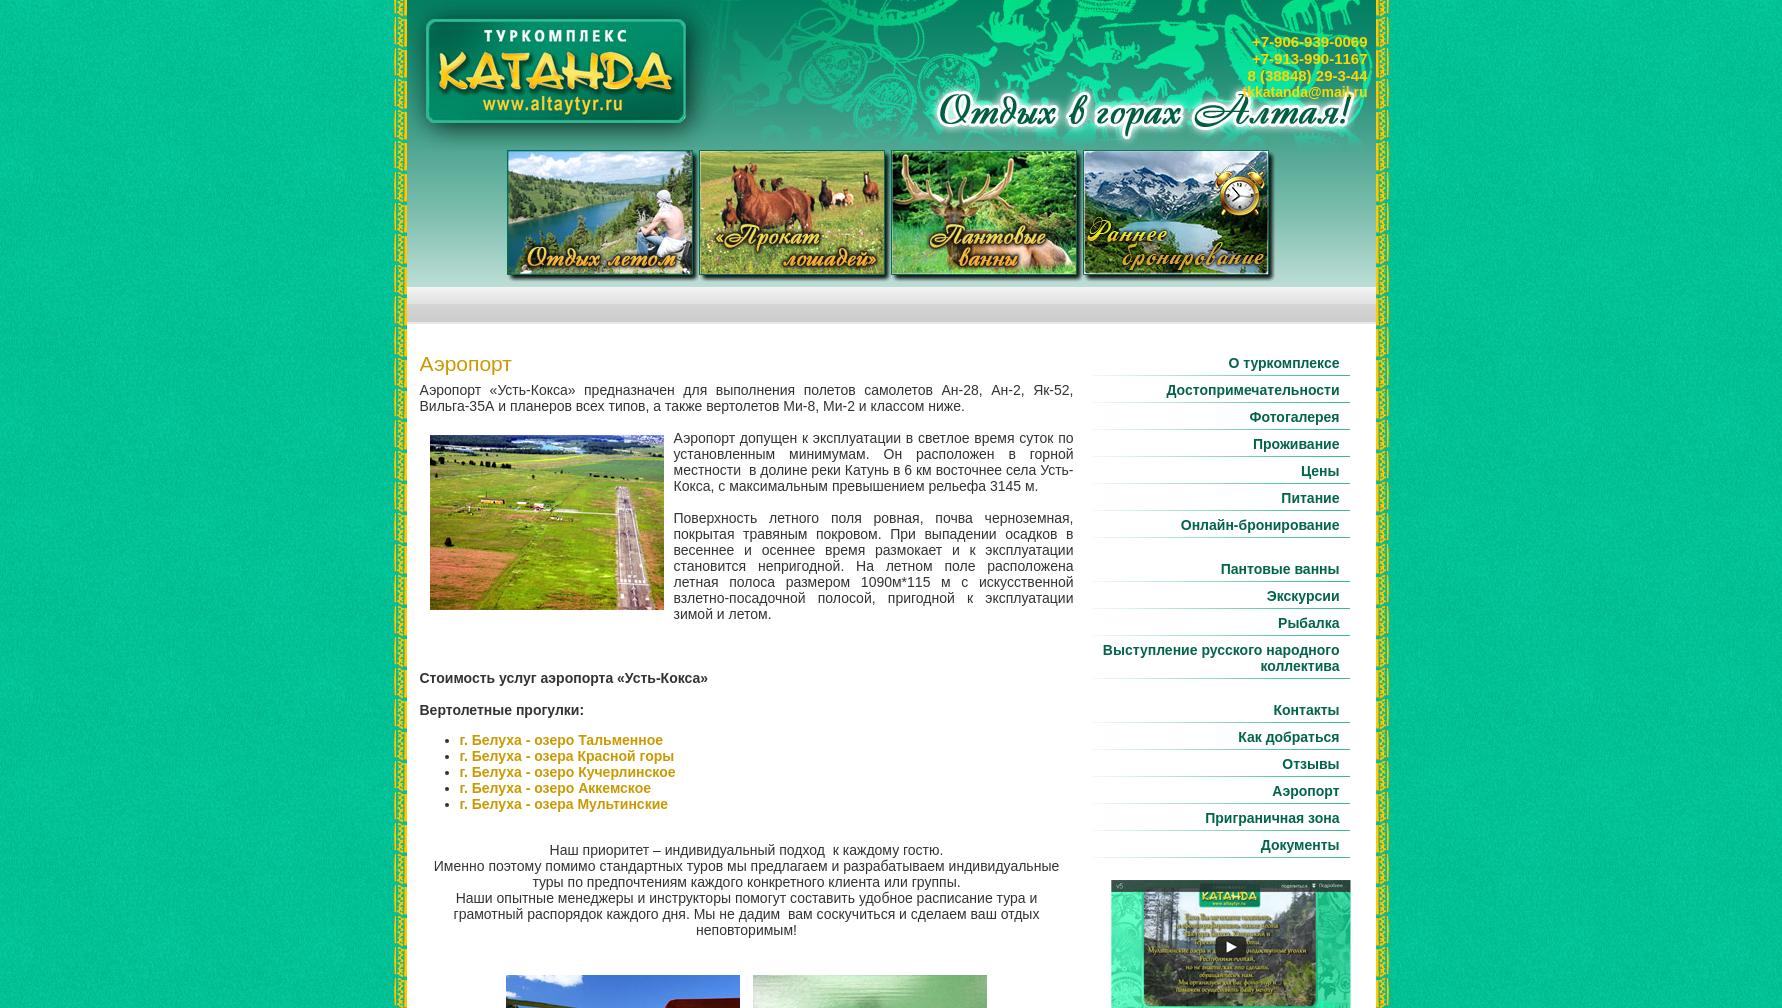 The image size is (1782, 1008). Describe the element at coordinates (1309, 58) in the screenshot. I see `'+7-913-990-1167'` at that location.